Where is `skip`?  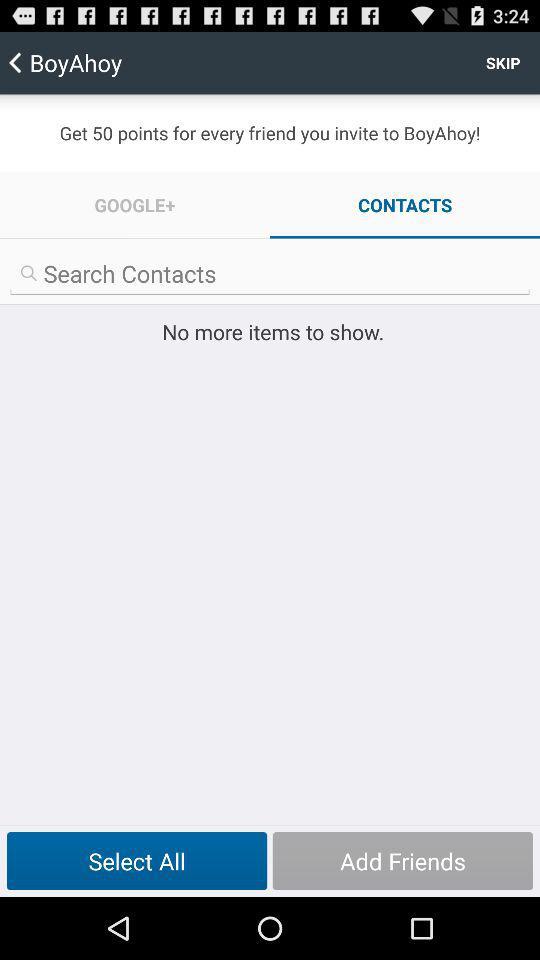
skip is located at coordinates (502, 62).